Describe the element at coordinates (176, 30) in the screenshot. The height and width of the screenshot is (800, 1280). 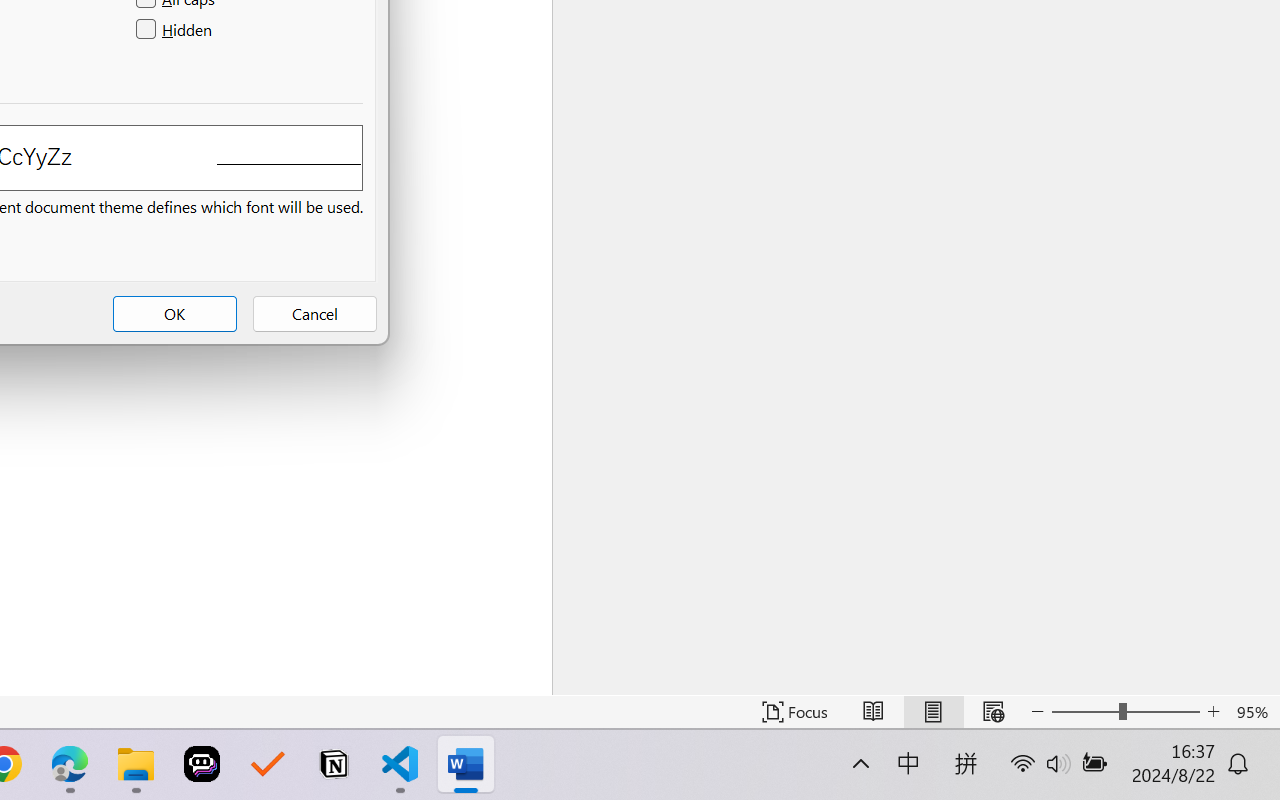
I see `'Hidden'` at that location.